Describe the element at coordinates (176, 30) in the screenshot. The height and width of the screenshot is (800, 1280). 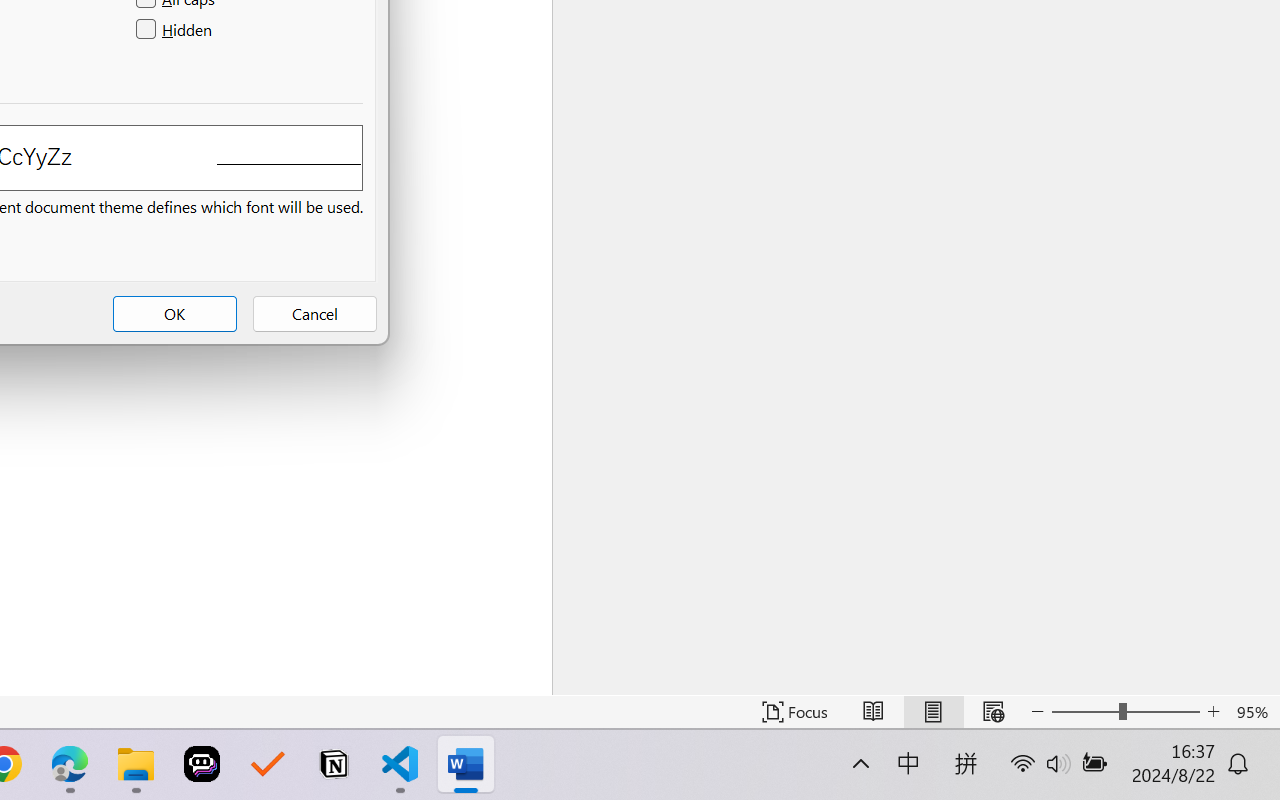
I see `'Hidden'` at that location.